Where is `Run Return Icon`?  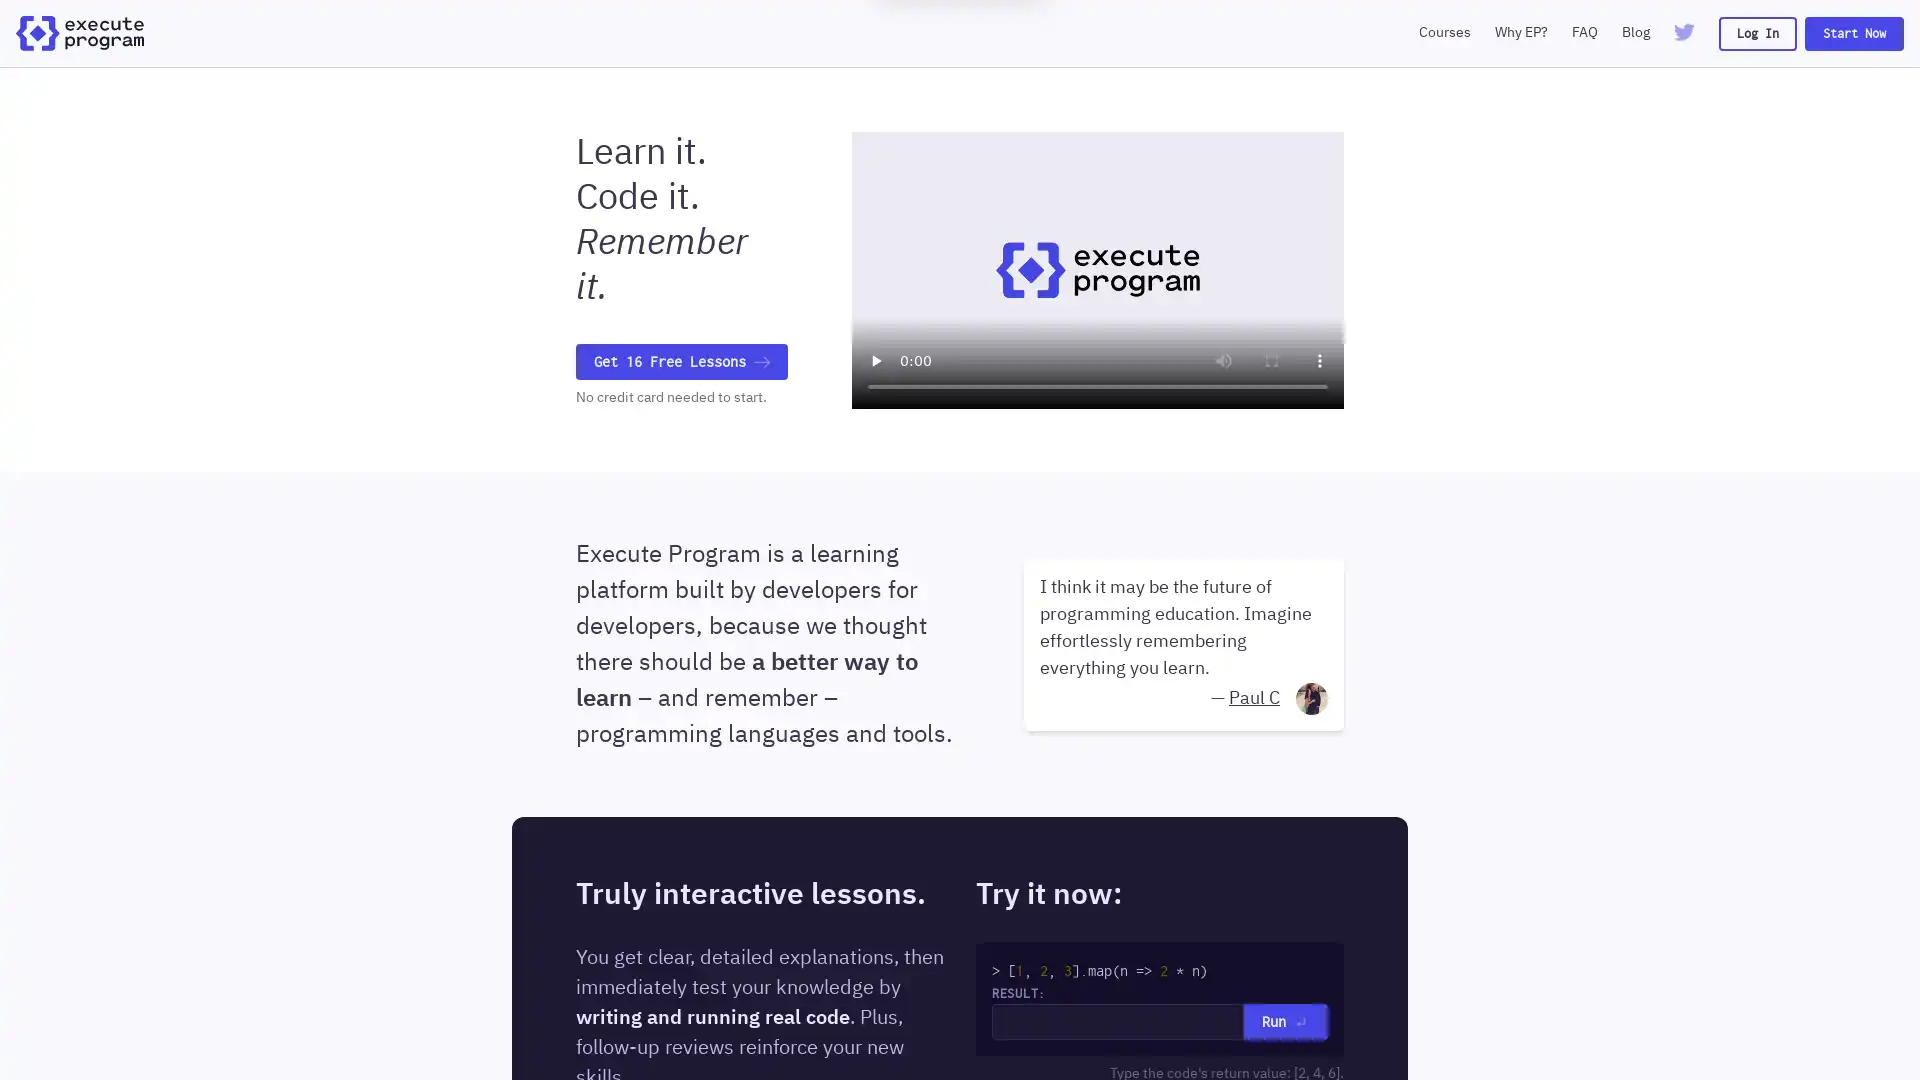
Run Return Icon is located at coordinates (1286, 1022).